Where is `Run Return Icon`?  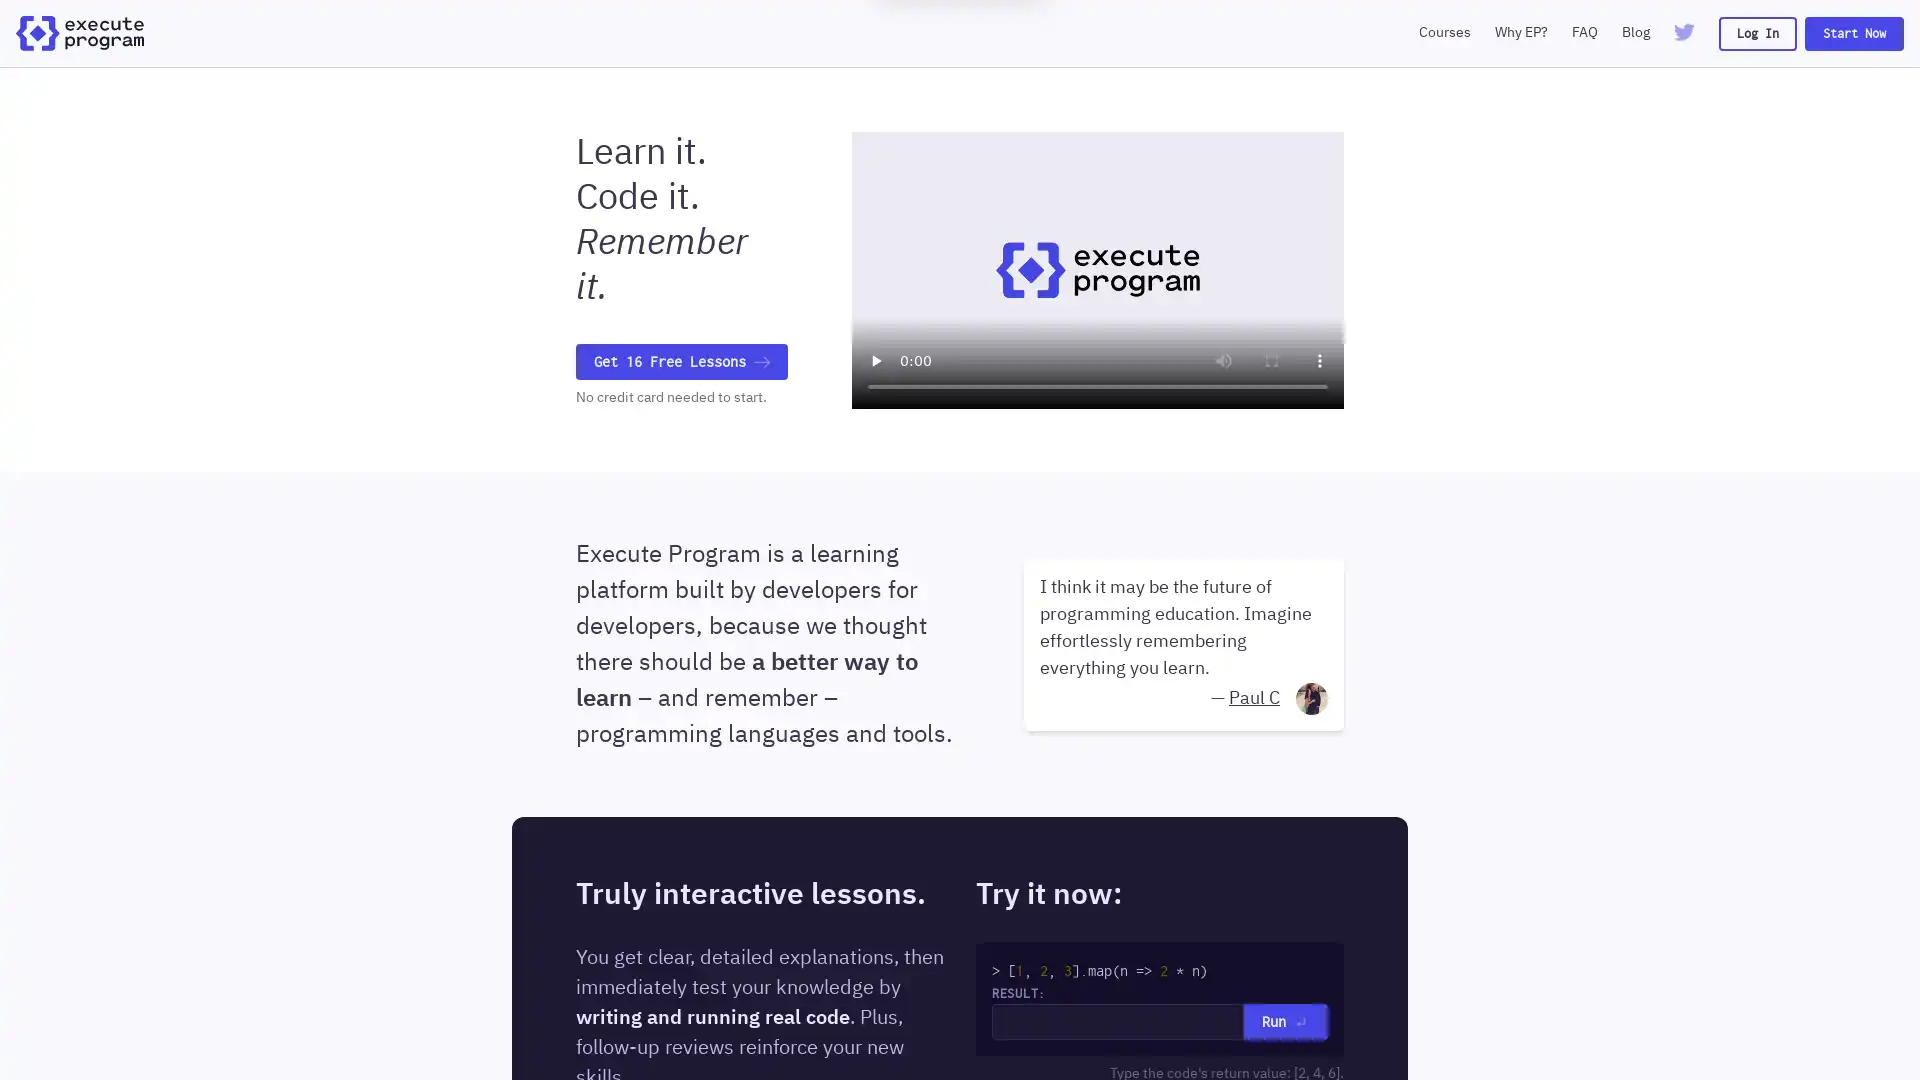
Run Return Icon is located at coordinates (1286, 1022).